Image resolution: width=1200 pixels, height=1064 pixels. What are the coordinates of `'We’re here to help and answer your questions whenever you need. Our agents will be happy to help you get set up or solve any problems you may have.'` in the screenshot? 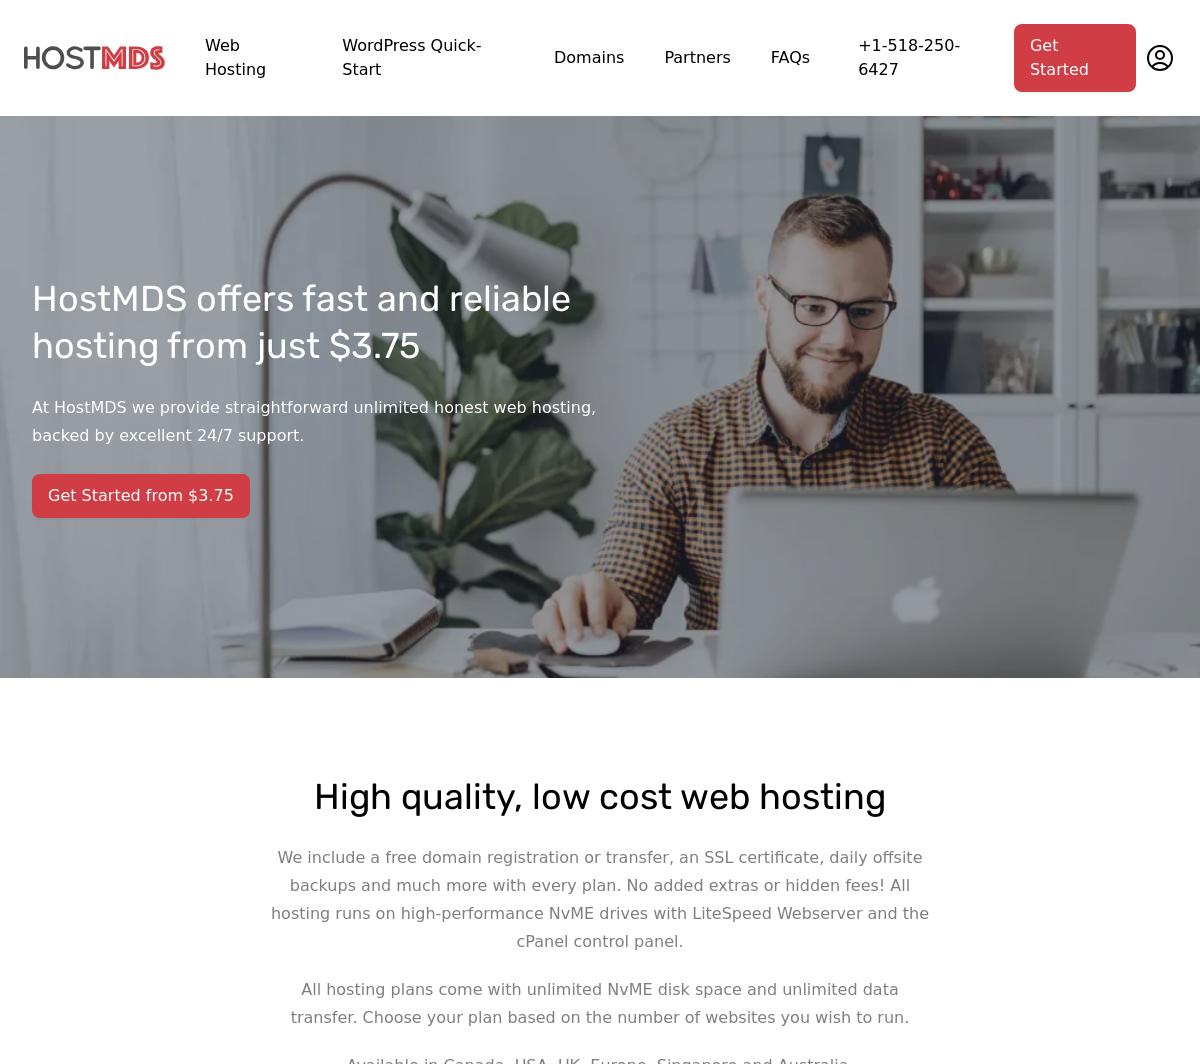 It's located at (989, 329).